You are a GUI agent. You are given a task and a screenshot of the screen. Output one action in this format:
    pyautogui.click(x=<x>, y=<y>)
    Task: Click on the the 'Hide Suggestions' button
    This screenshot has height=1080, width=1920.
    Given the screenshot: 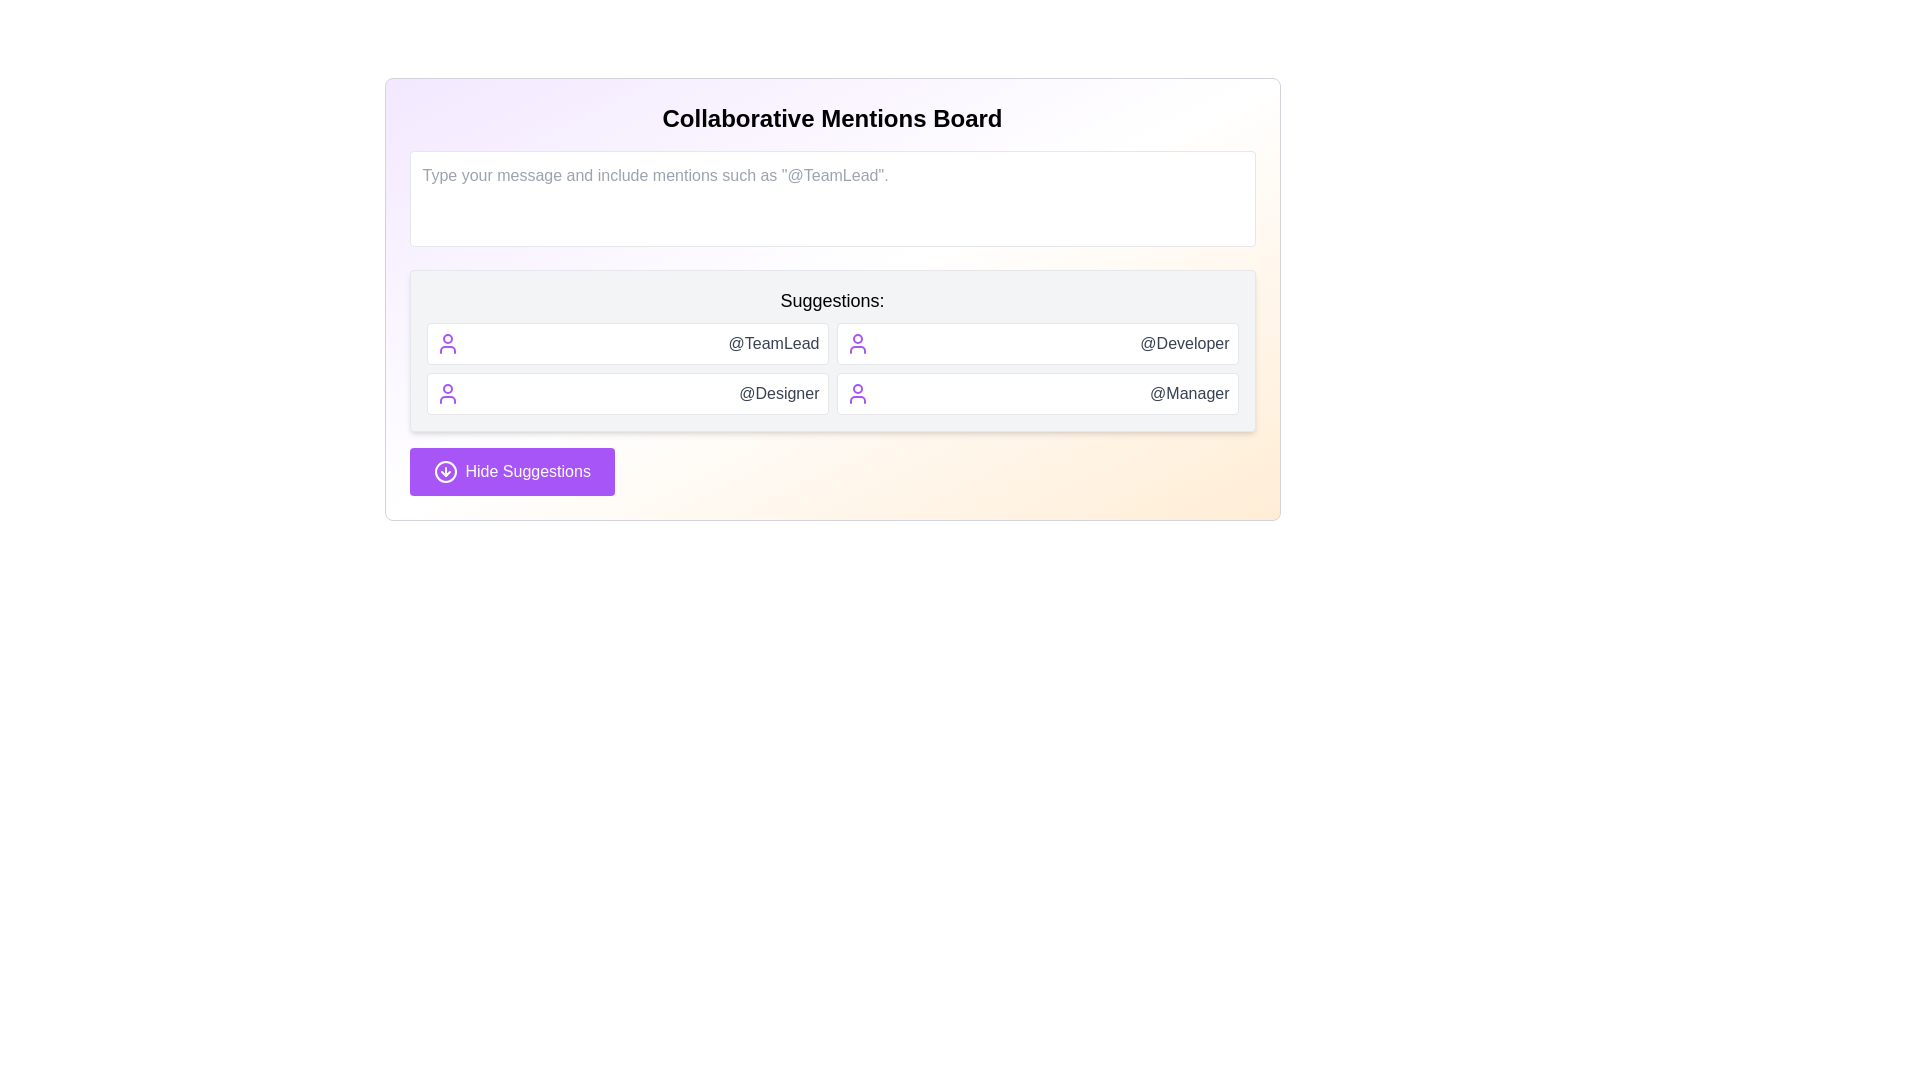 What is the action you would take?
    pyautogui.click(x=444, y=471)
    